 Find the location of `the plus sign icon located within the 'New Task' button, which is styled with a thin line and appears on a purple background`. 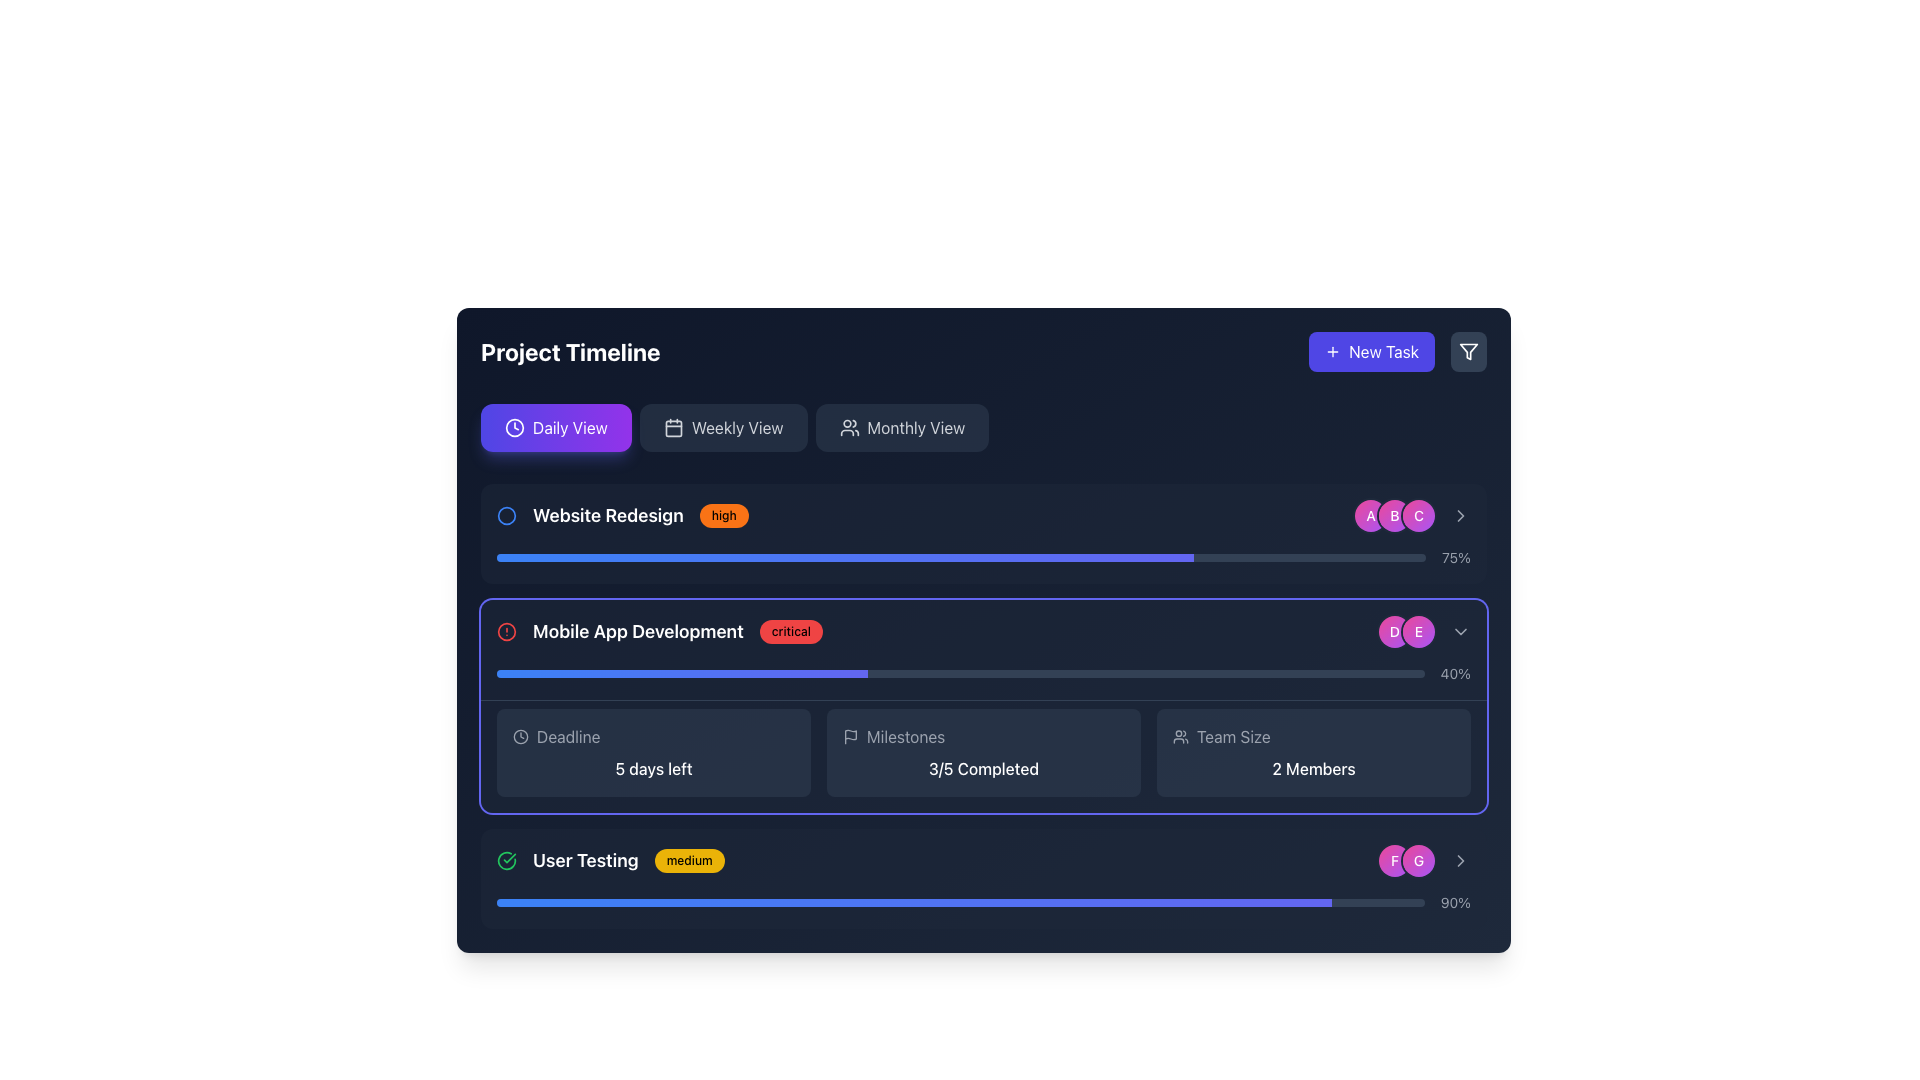

the plus sign icon located within the 'New Task' button, which is styled with a thin line and appears on a purple background is located at coordinates (1333, 350).